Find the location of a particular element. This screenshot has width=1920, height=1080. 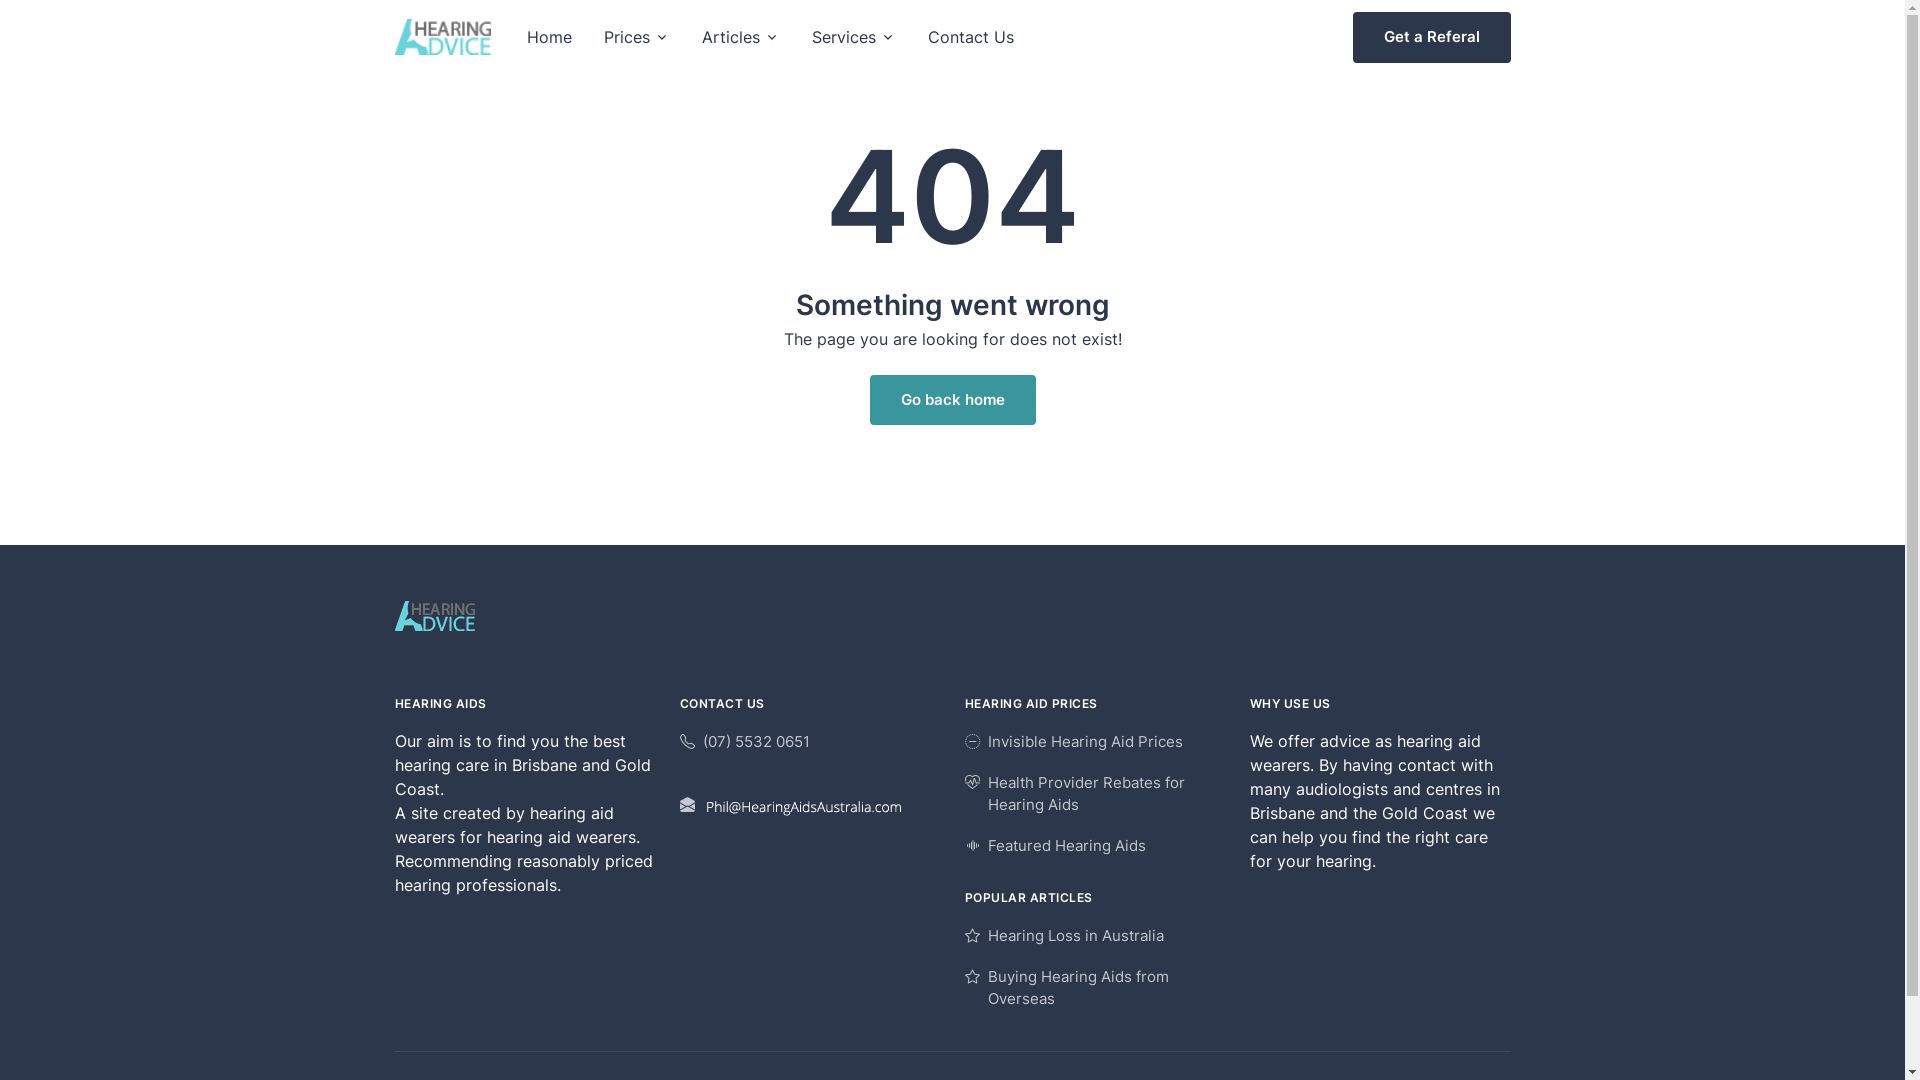

'Prices' is located at coordinates (636, 37).